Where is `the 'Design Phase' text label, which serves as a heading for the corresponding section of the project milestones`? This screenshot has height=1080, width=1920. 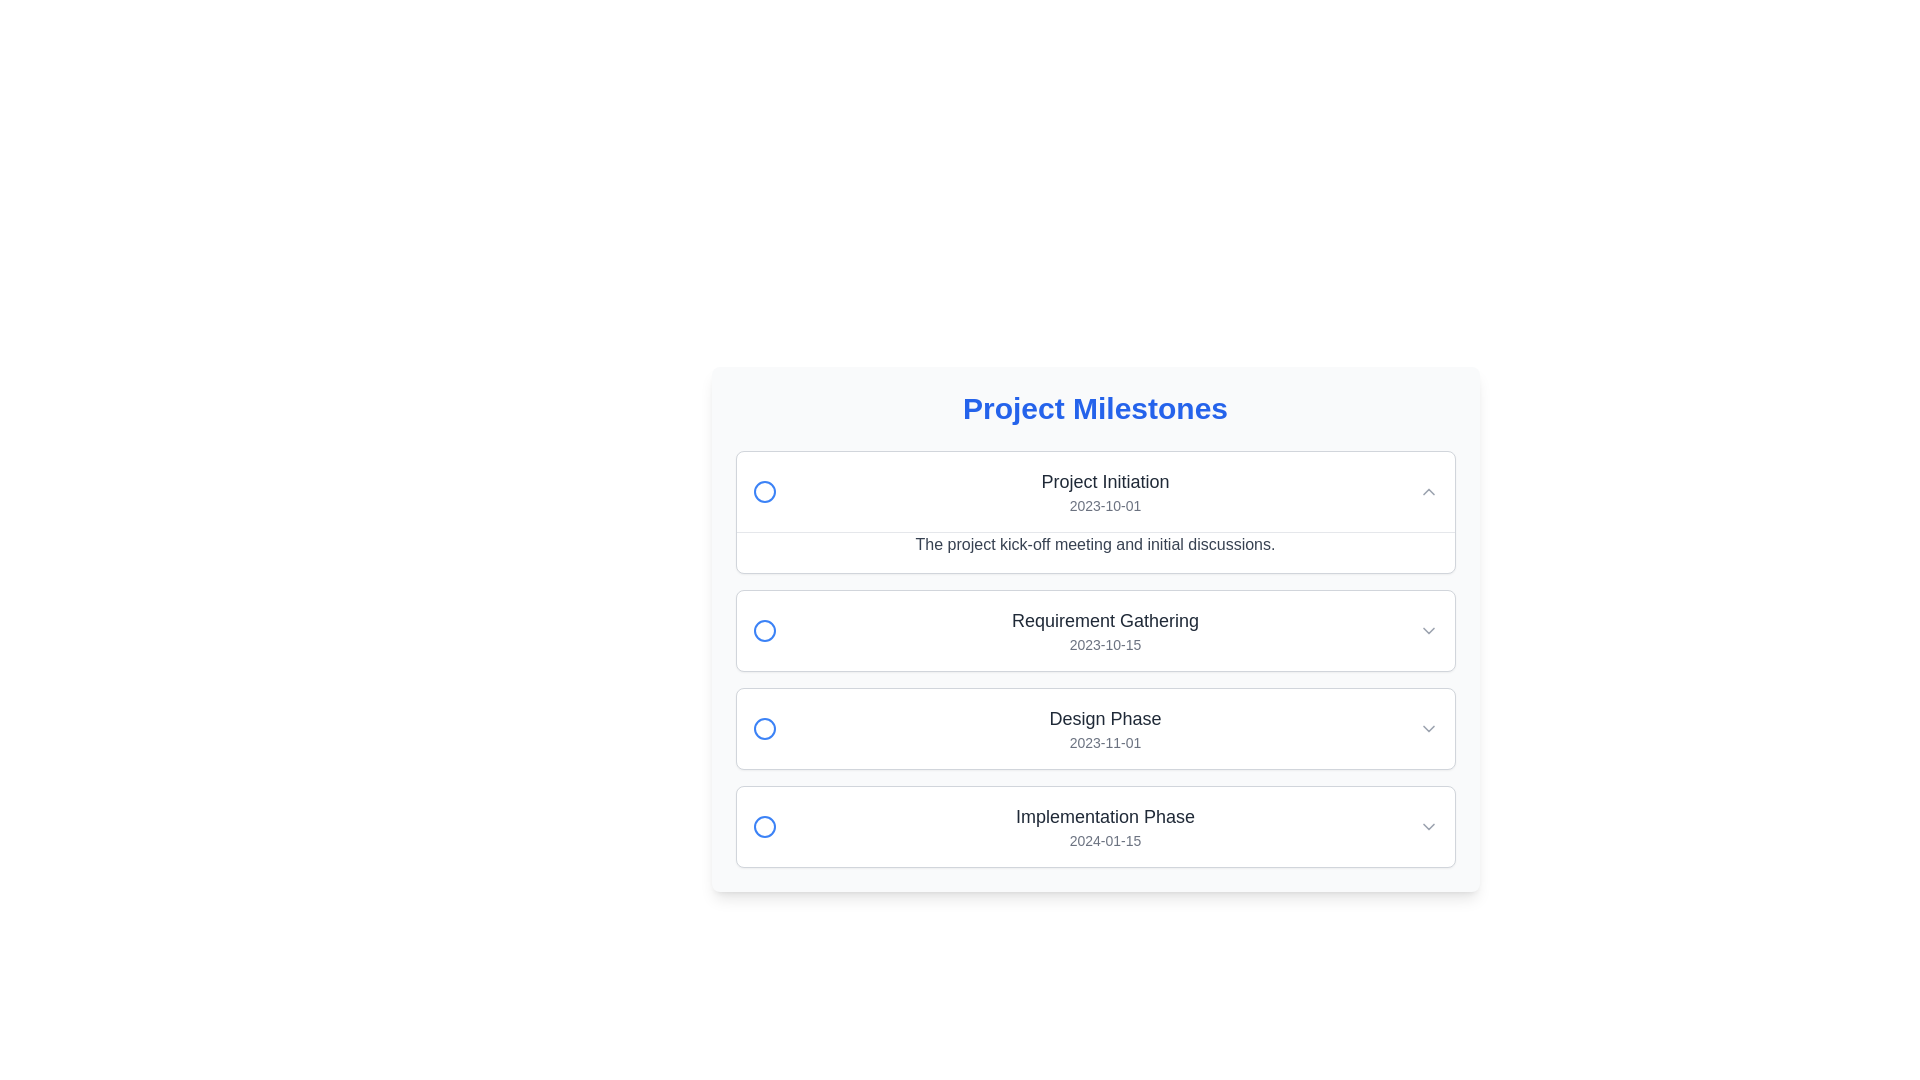
the 'Design Phase' text label, which serves as a heading for the corresponding section of the project milestones is located at coordinates (1104, 717).